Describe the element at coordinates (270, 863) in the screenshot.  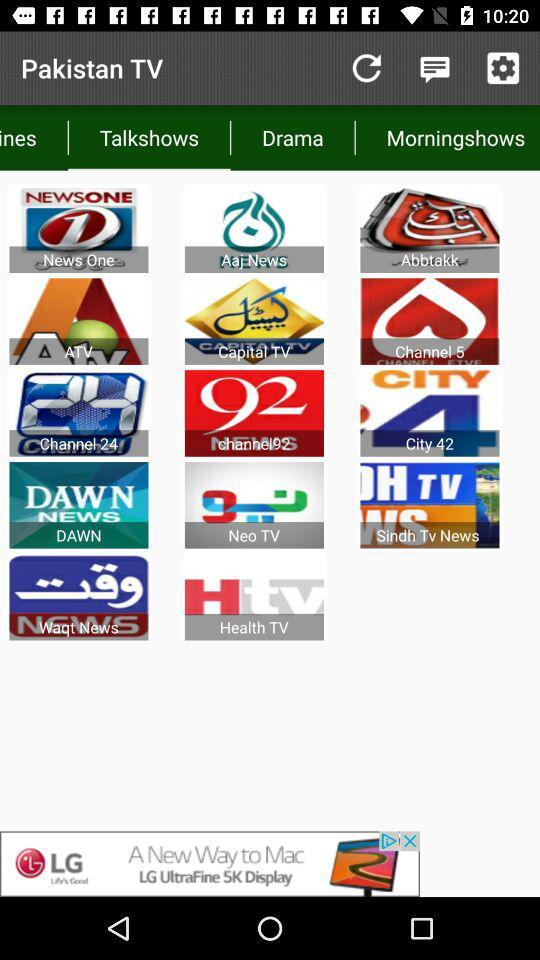
I see `advertisement` at that location.